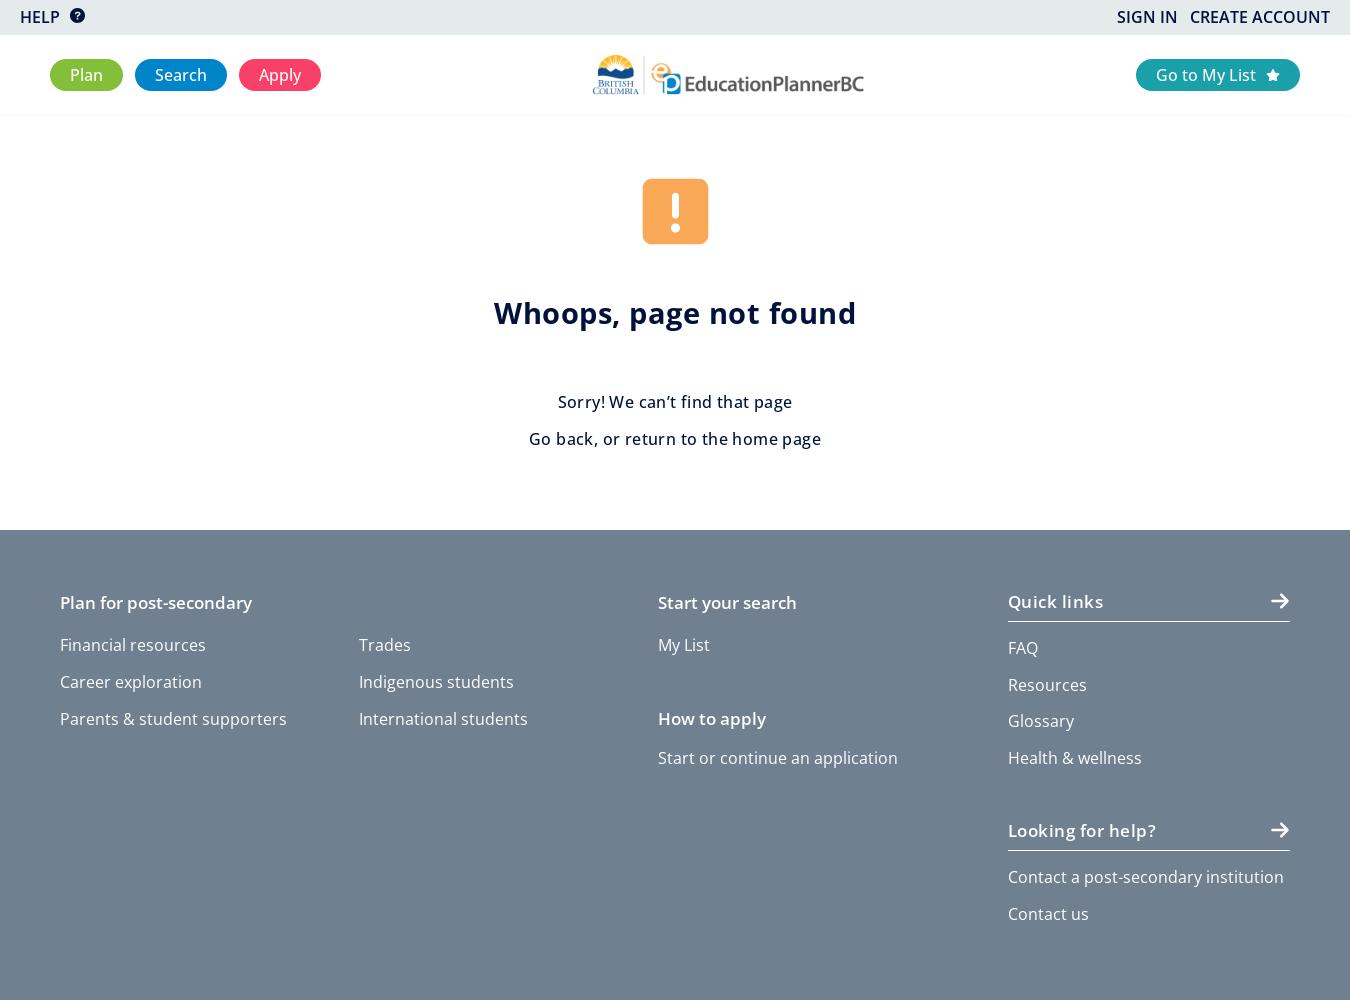 The width and height of the screenshot is (1350, 1000). I want to click on 'Contact a post-secondary institution', so click(1143, 876).